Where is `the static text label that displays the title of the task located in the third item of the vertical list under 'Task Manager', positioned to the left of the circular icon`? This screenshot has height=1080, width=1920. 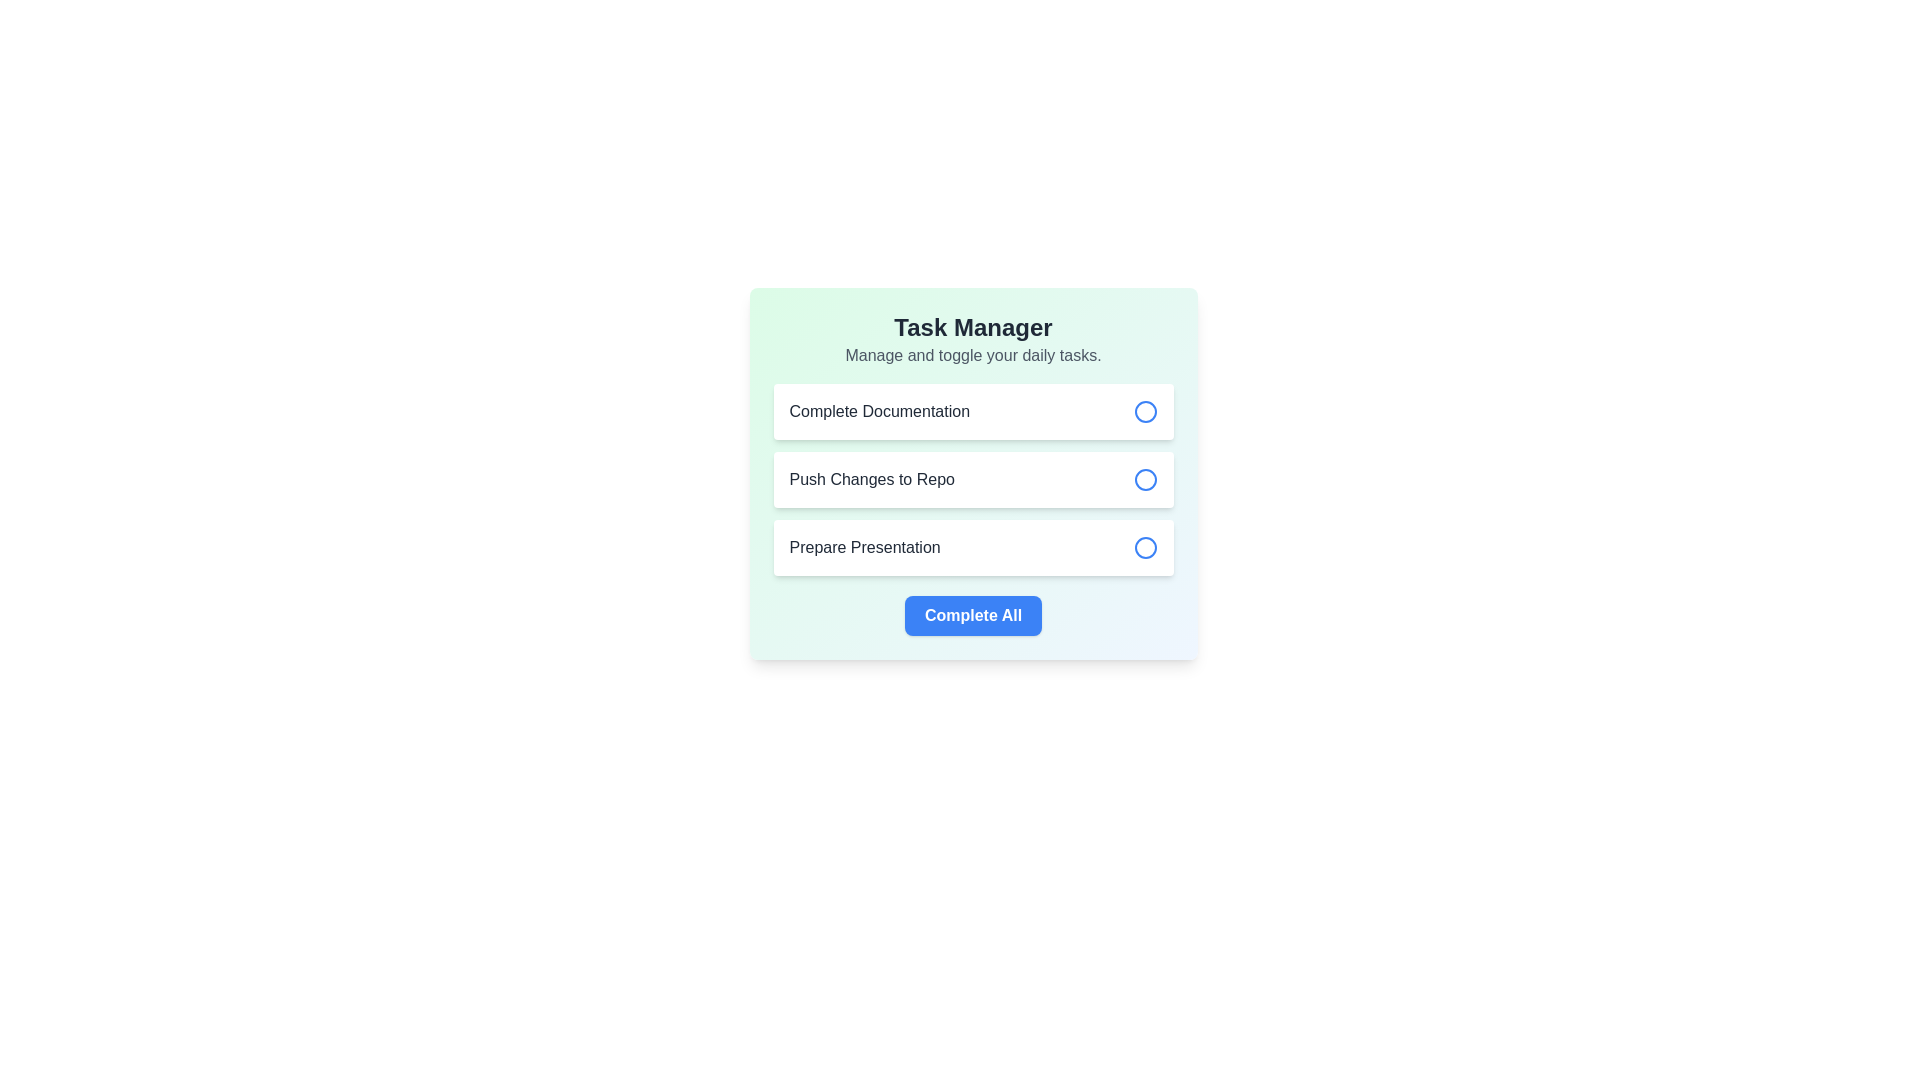
the static text label that displays the title of the task located in the third item of the vertical list under 'Task Manager', positioned to the left of the circular icon is located at coordinates (865, 547).